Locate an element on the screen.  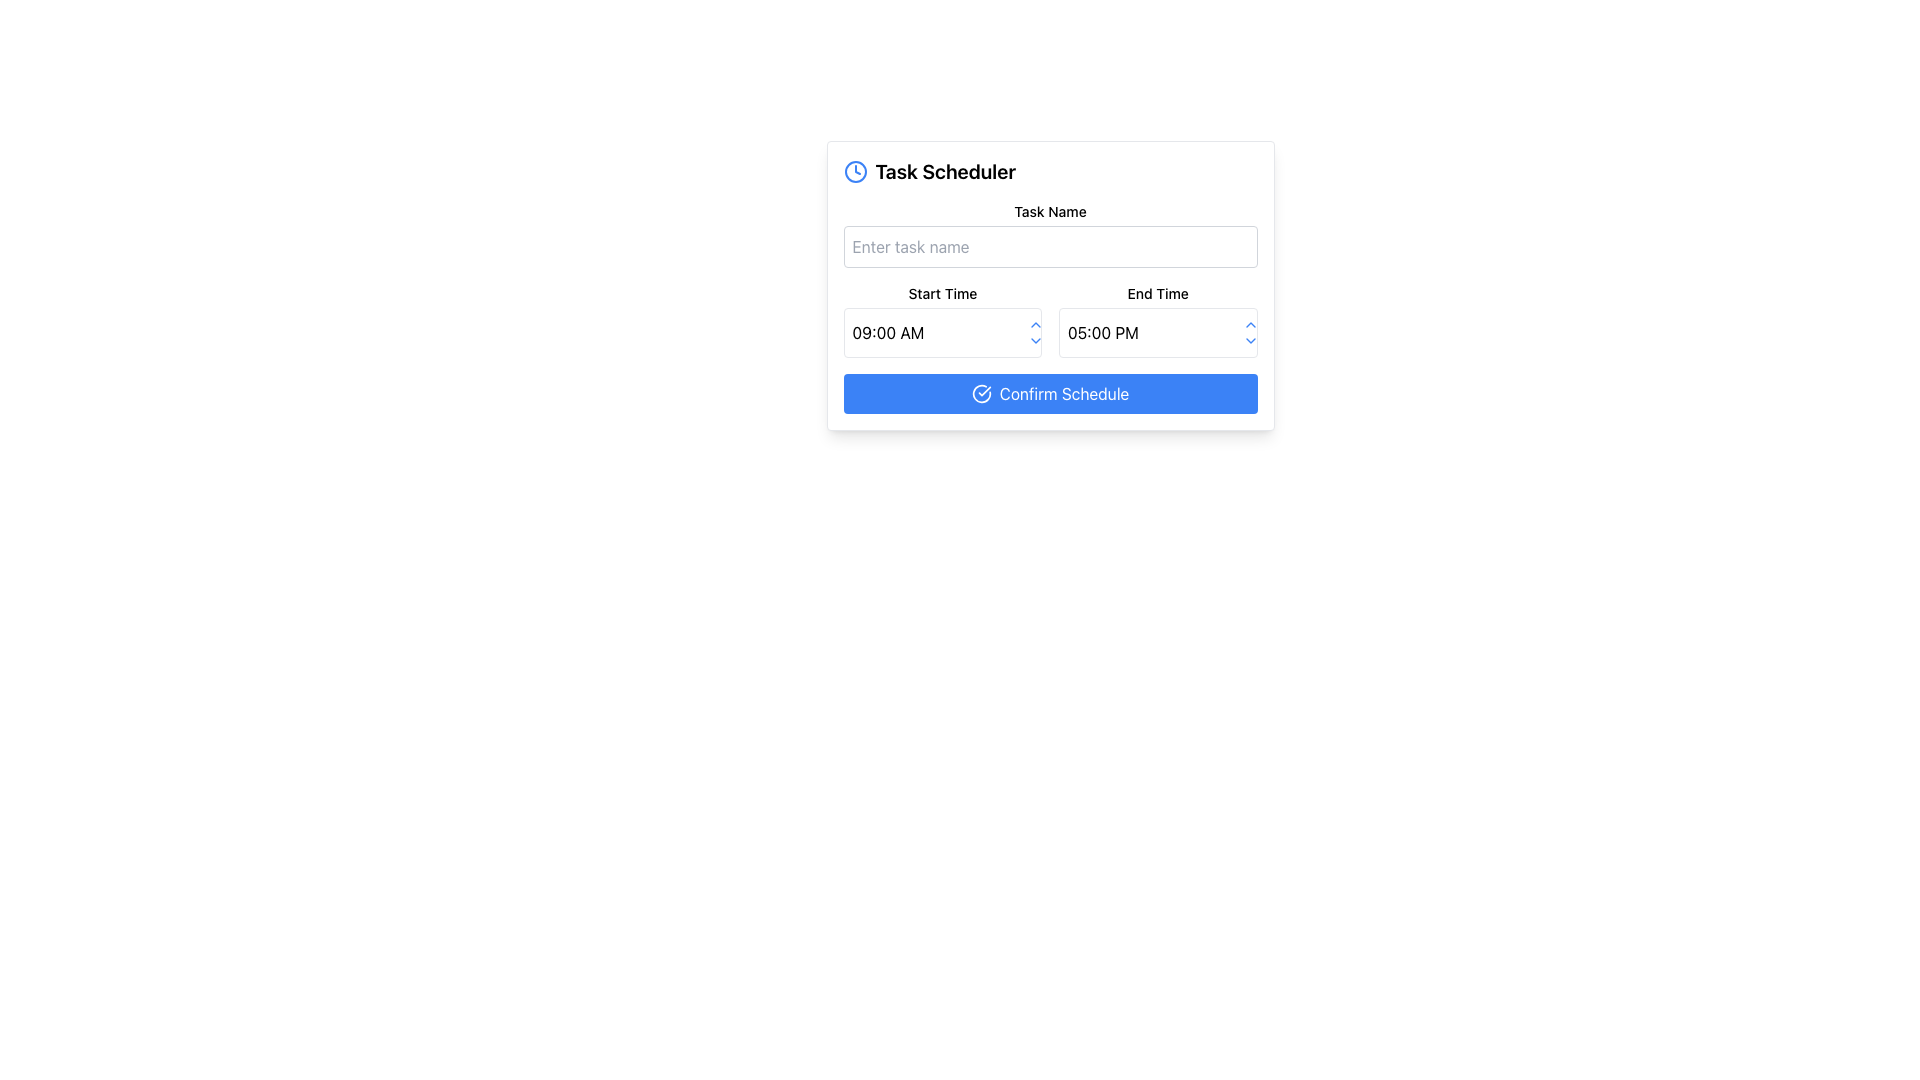
the downward pointing triangle of the Stepper control to decrement the time shown in the adjacent input box is located at coordinates (1035, 331).